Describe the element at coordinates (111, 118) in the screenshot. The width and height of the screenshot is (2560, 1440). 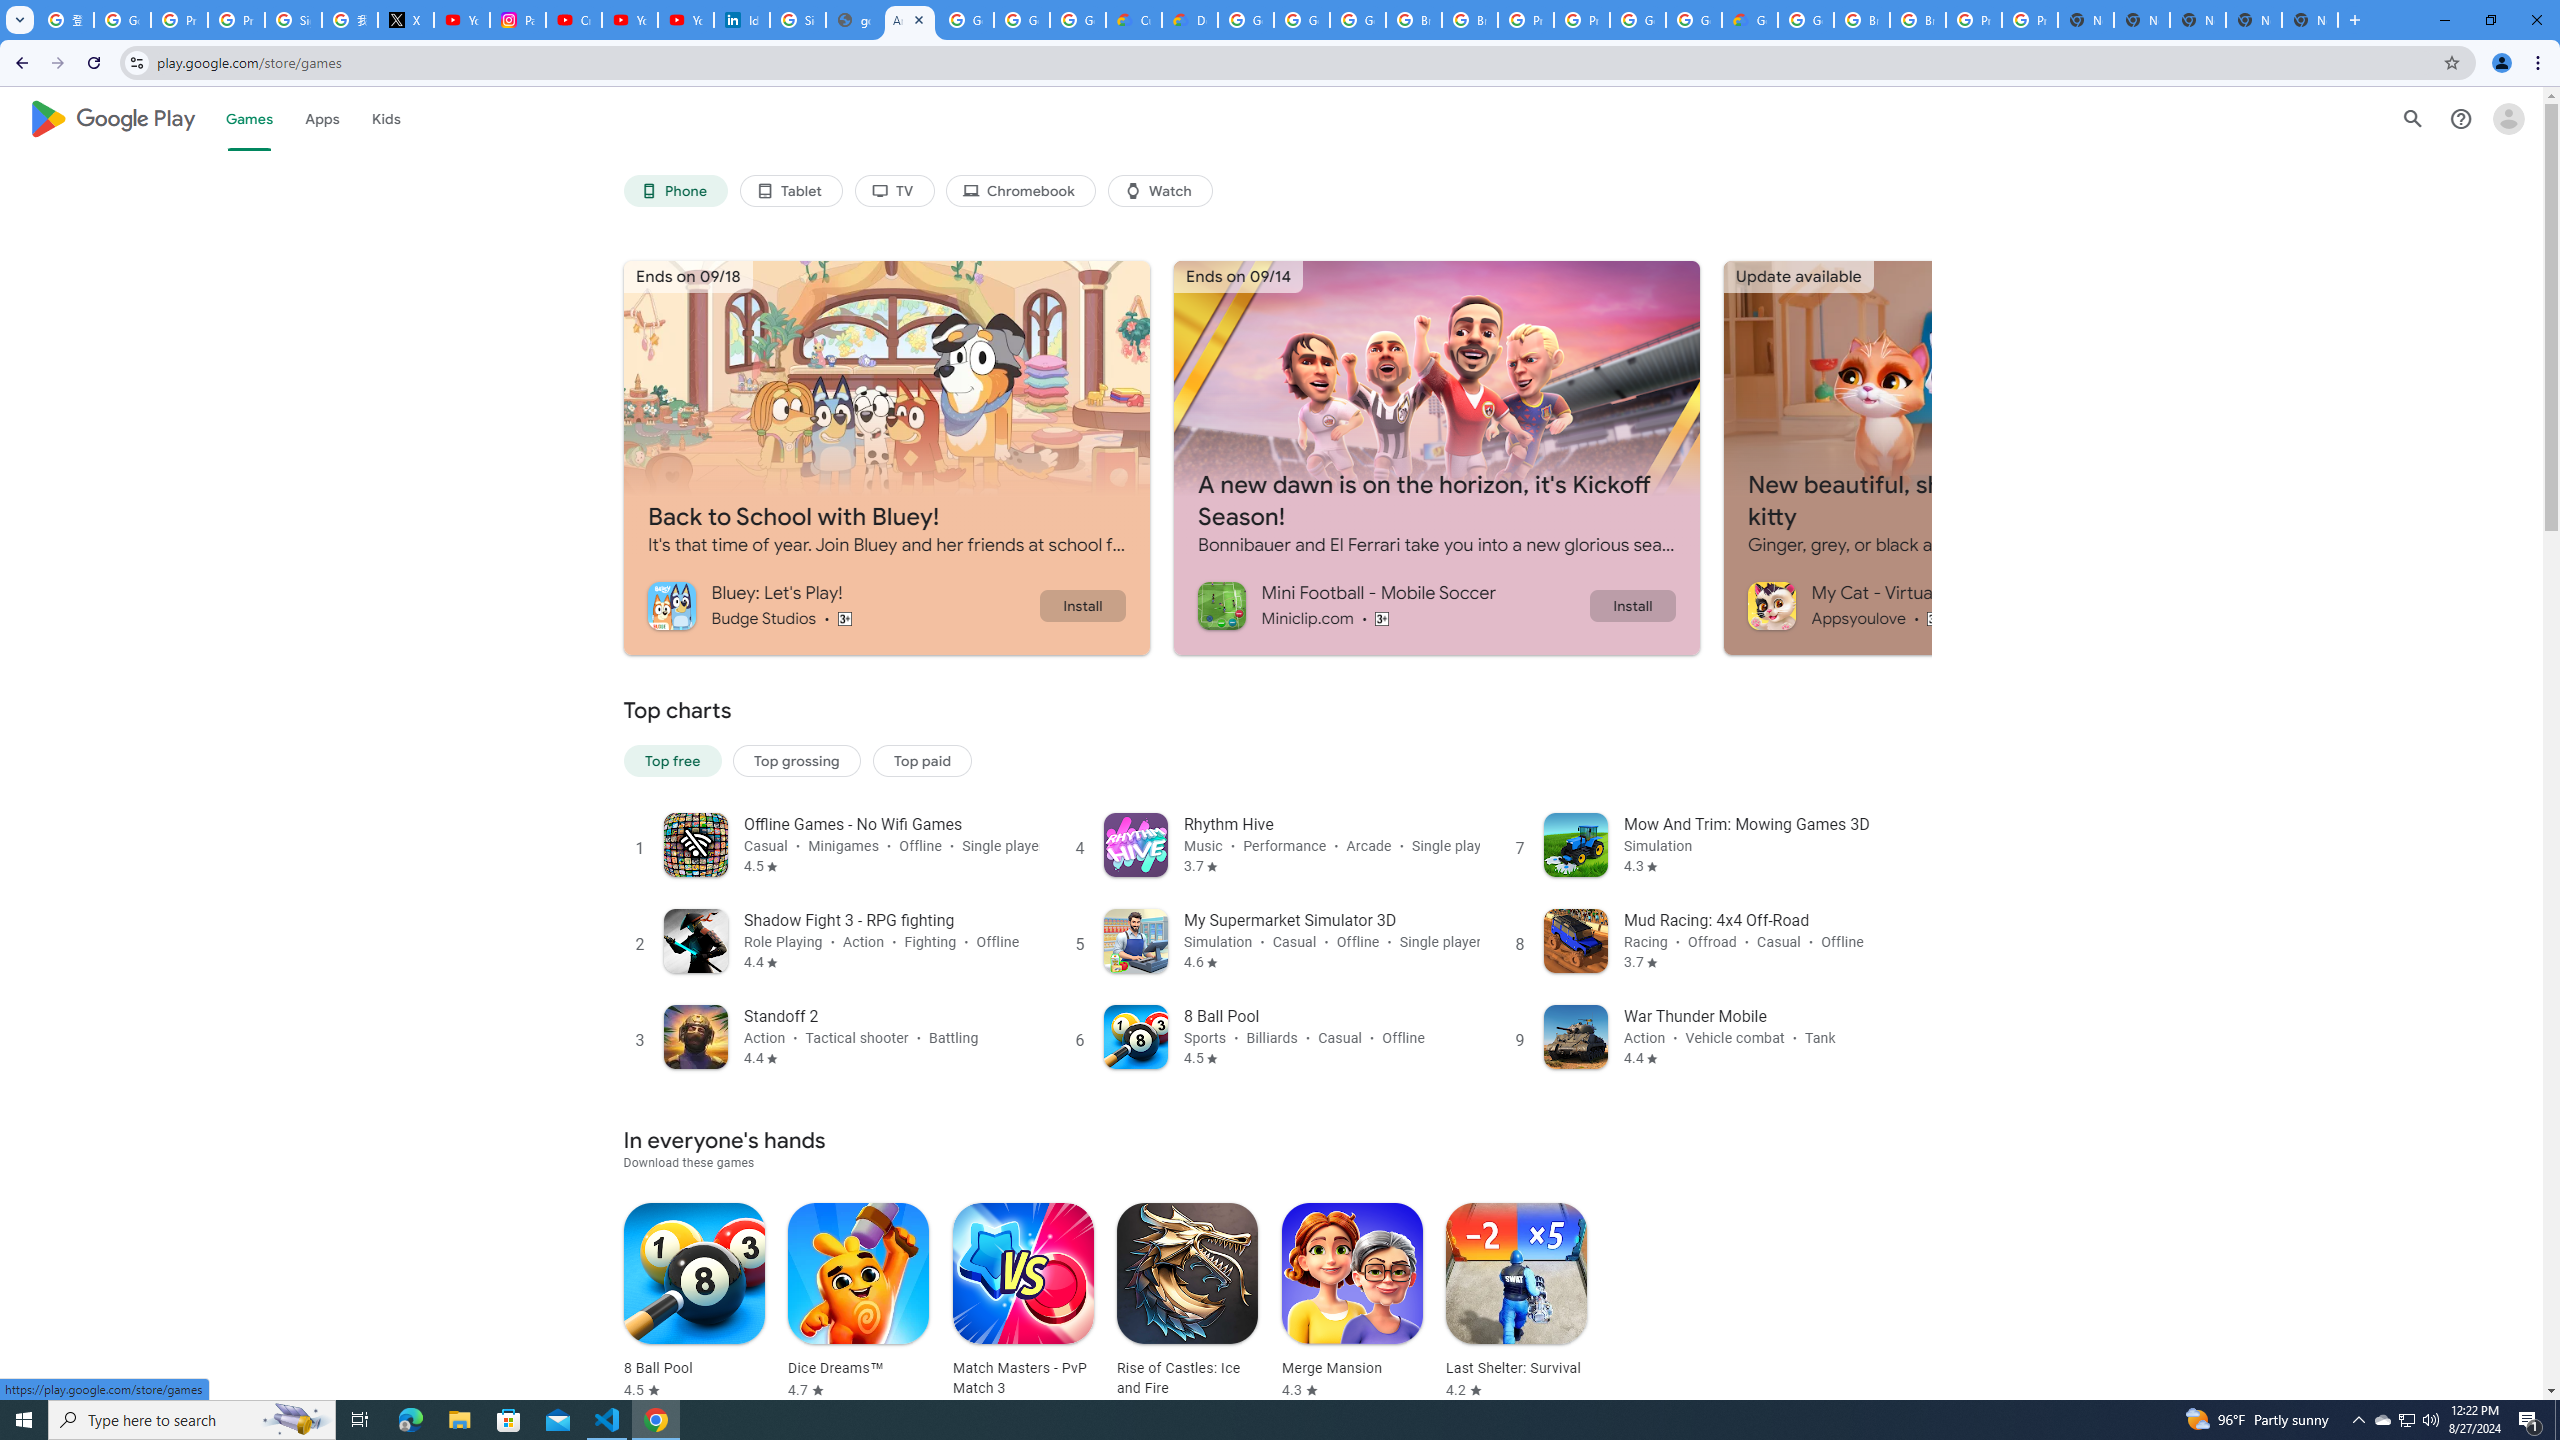
I see `'Google Play logo'` at that location.